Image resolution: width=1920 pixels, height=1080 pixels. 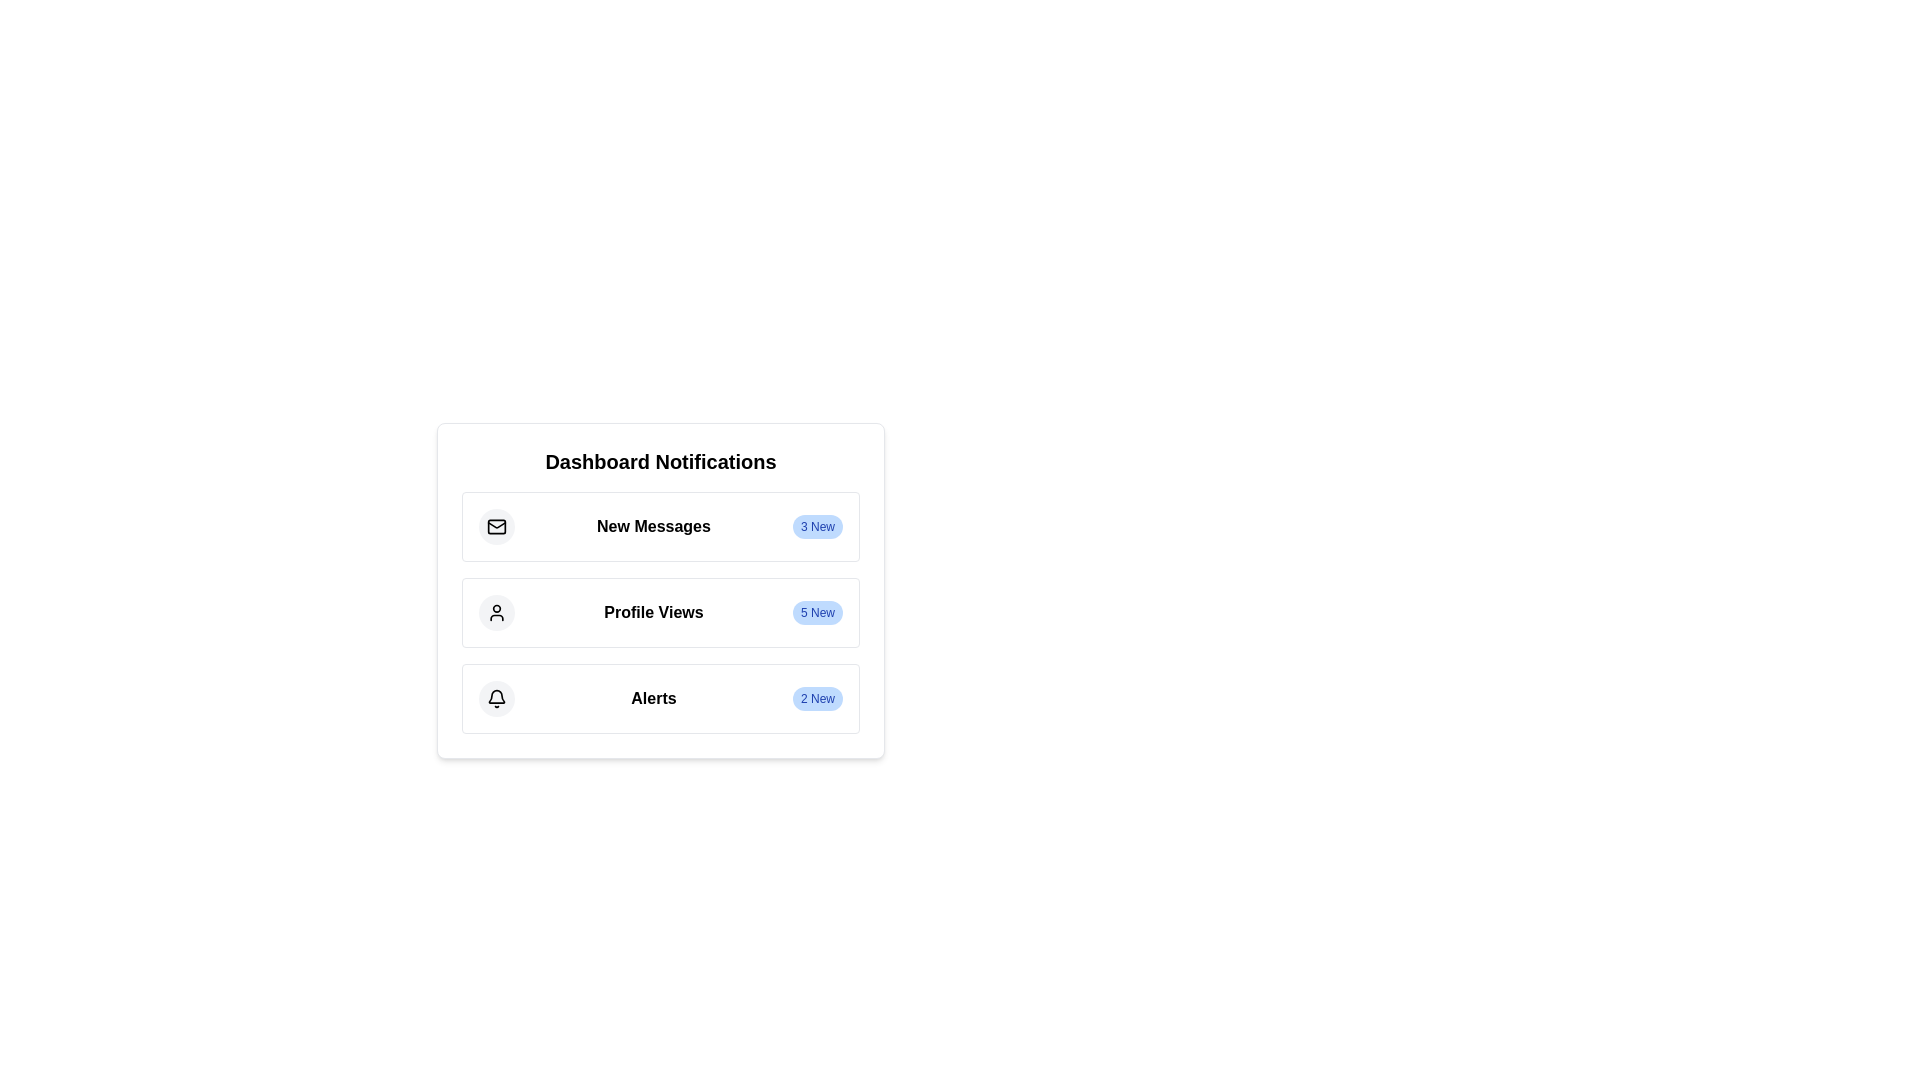 What do you see at coordinates (497, 612) in the screenshot?
I see `the circular user profile icon with a shaded gray background located in the 'Profile Views' section of the notification panel, positioned to the left of the text 'Profile Views'` at bounding box center [497, 612].